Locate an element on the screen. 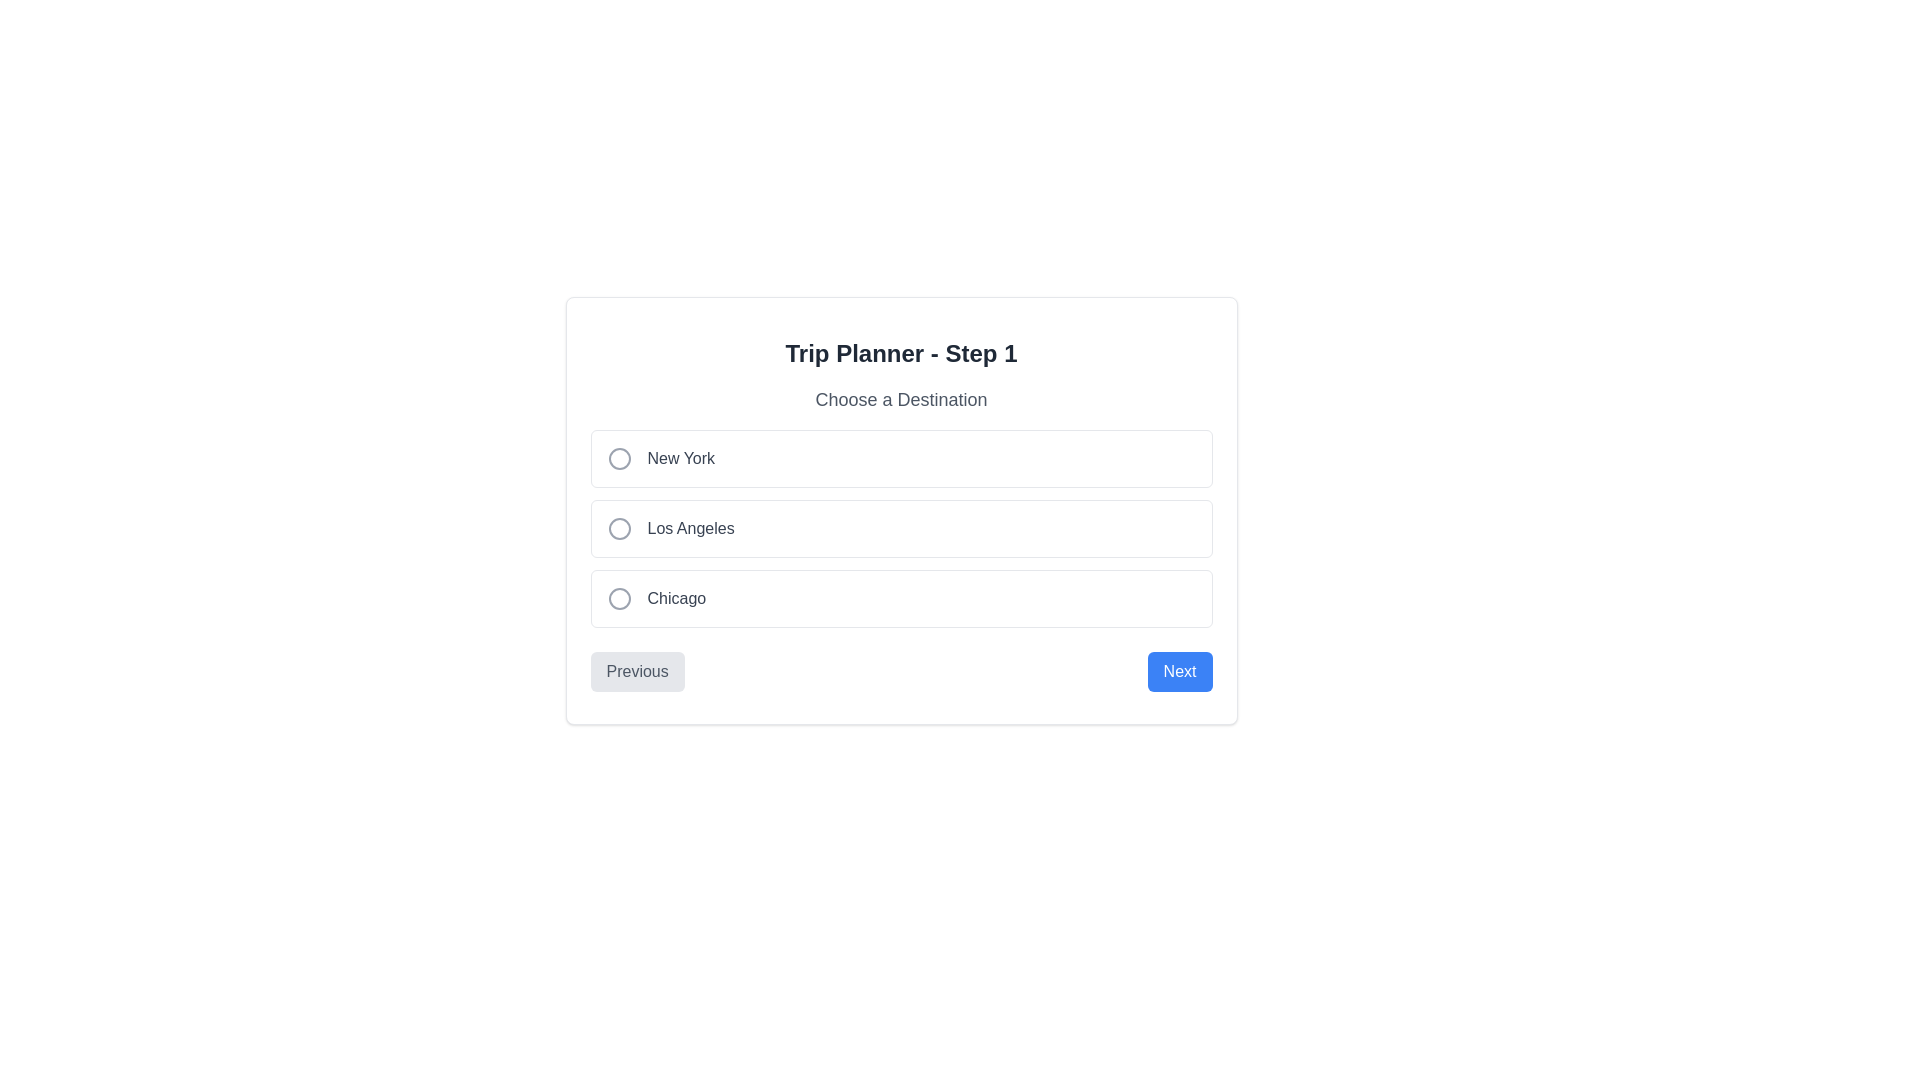 This screenshot has width=1920, height=1080. the circular radio button indicator (SVG icon) located to the right of the text 'Los Angeles', which is part of the second option in a vertically stacked list of options is located at coordinates (618, 527).